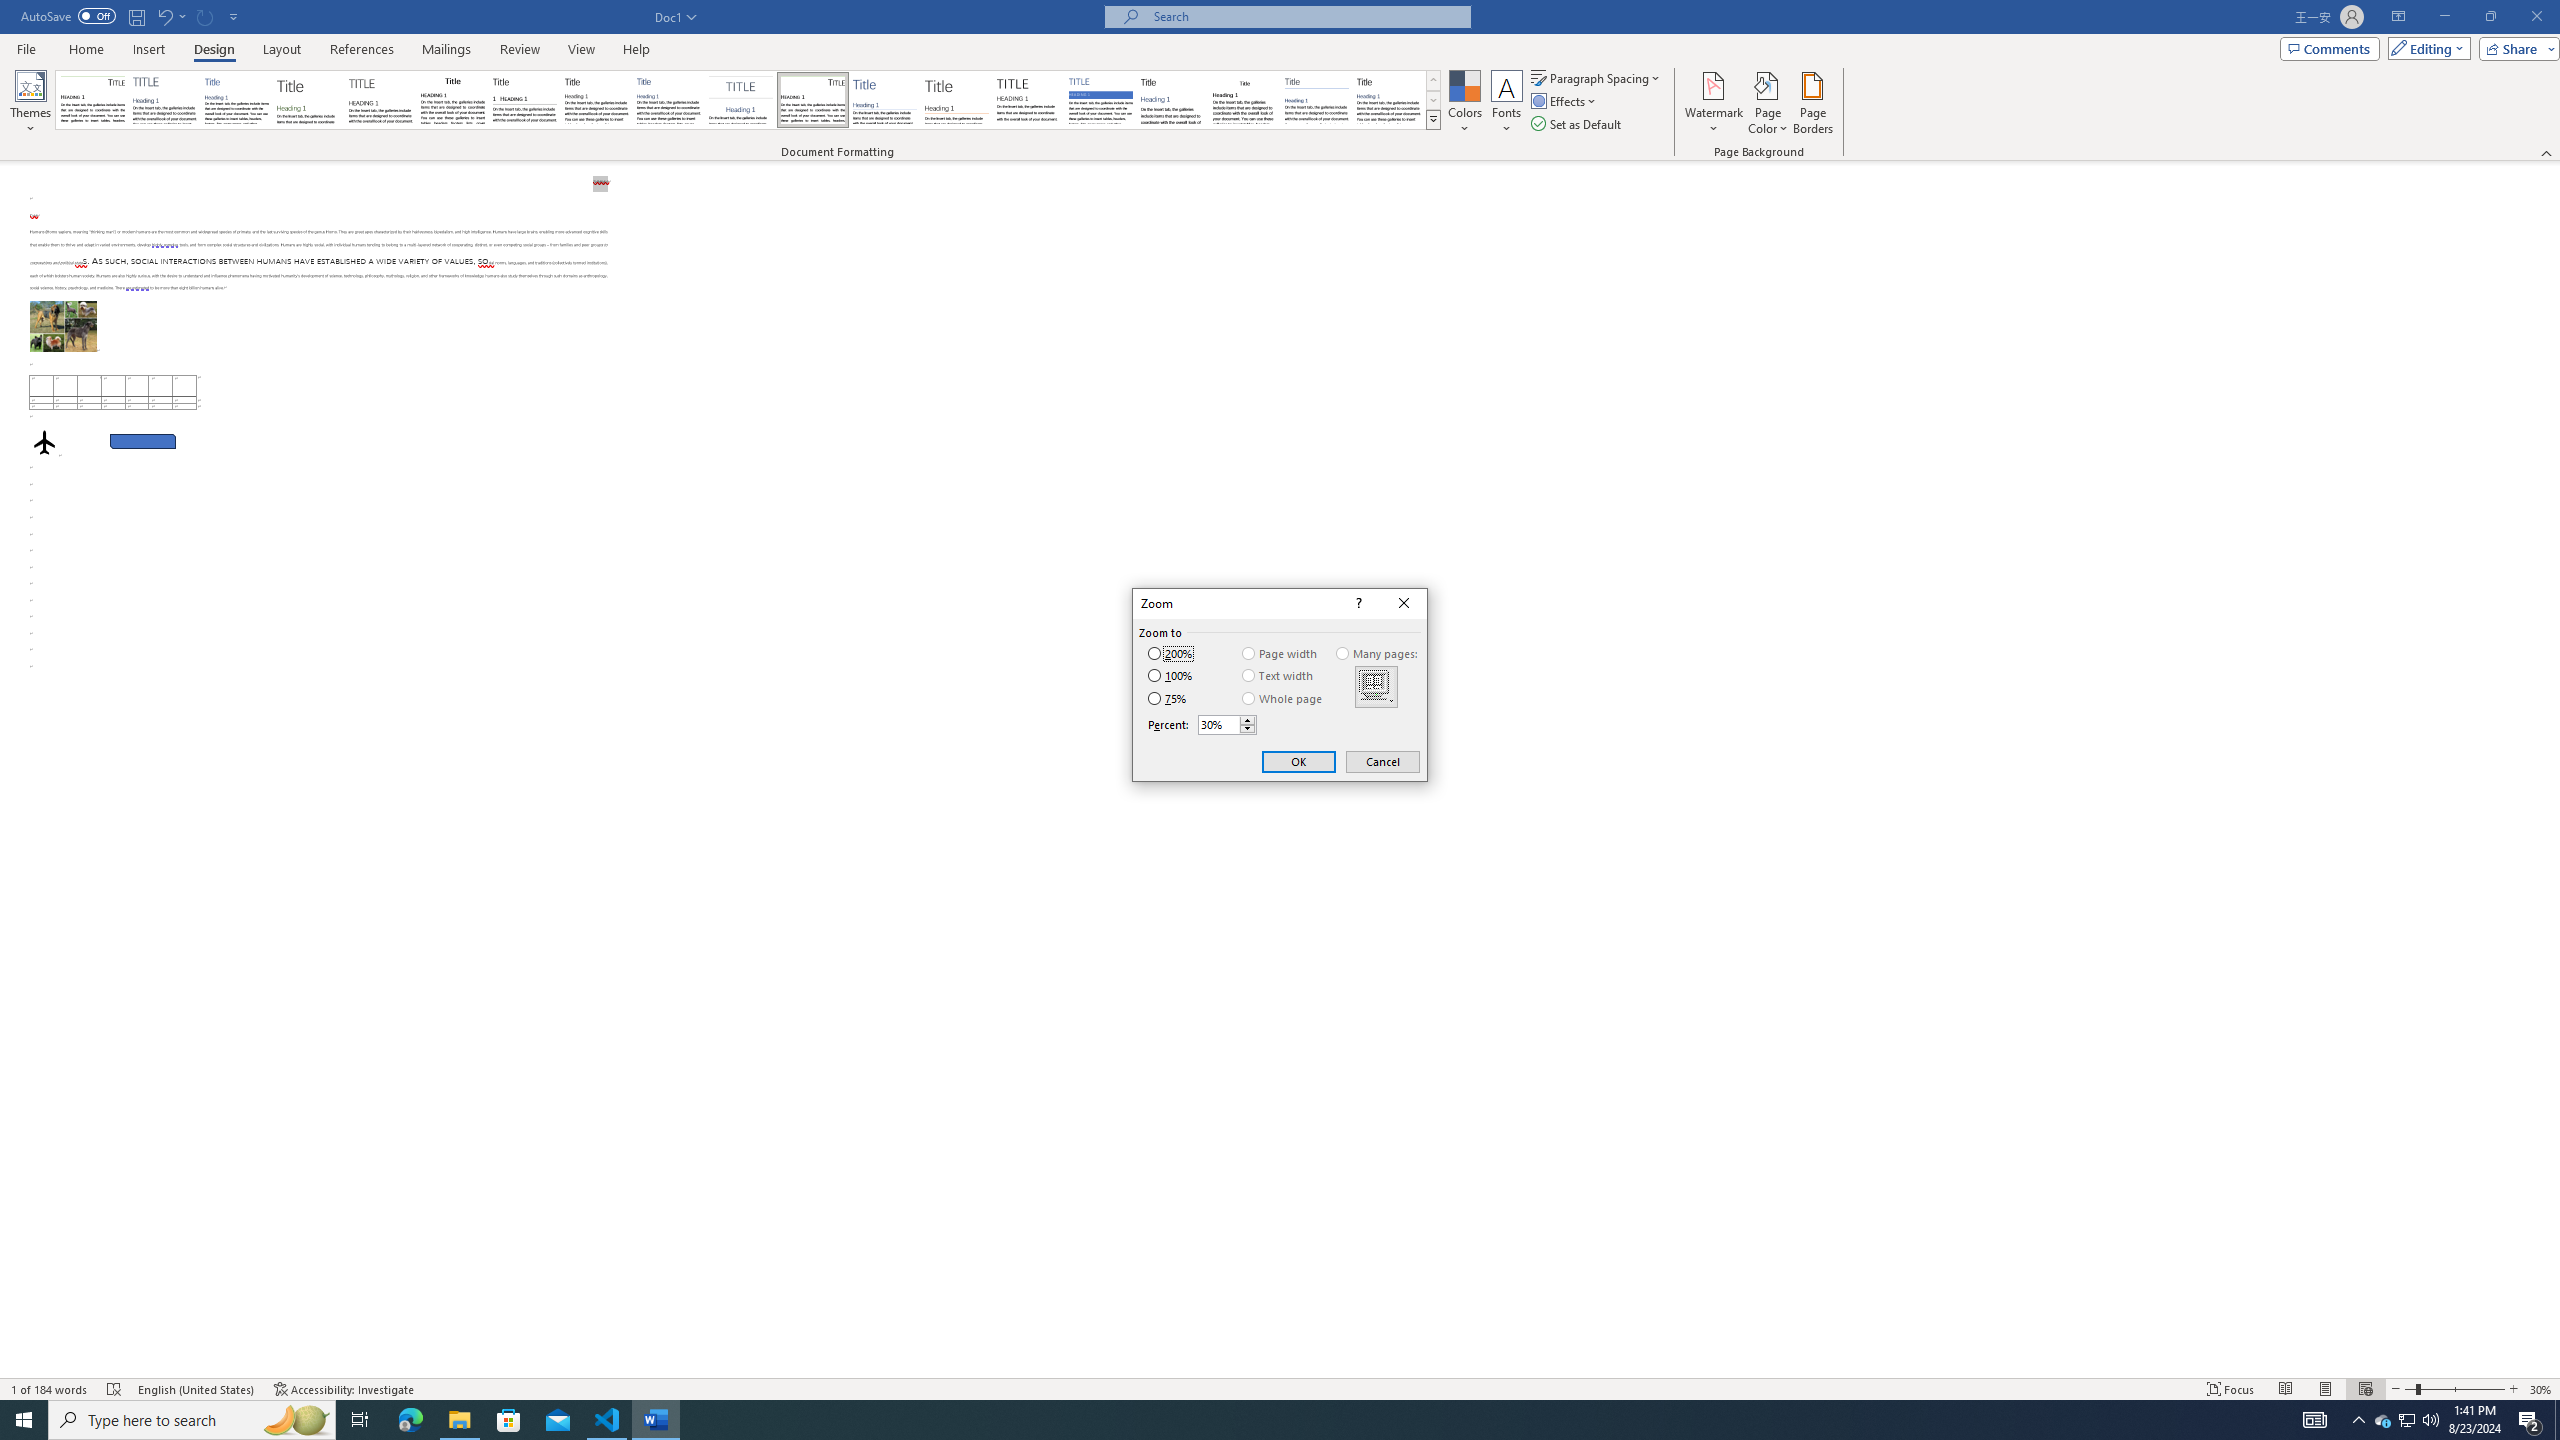  Describe the element at coordinates (1171, 99) in the screenshot. I see `'Word'` at that location.